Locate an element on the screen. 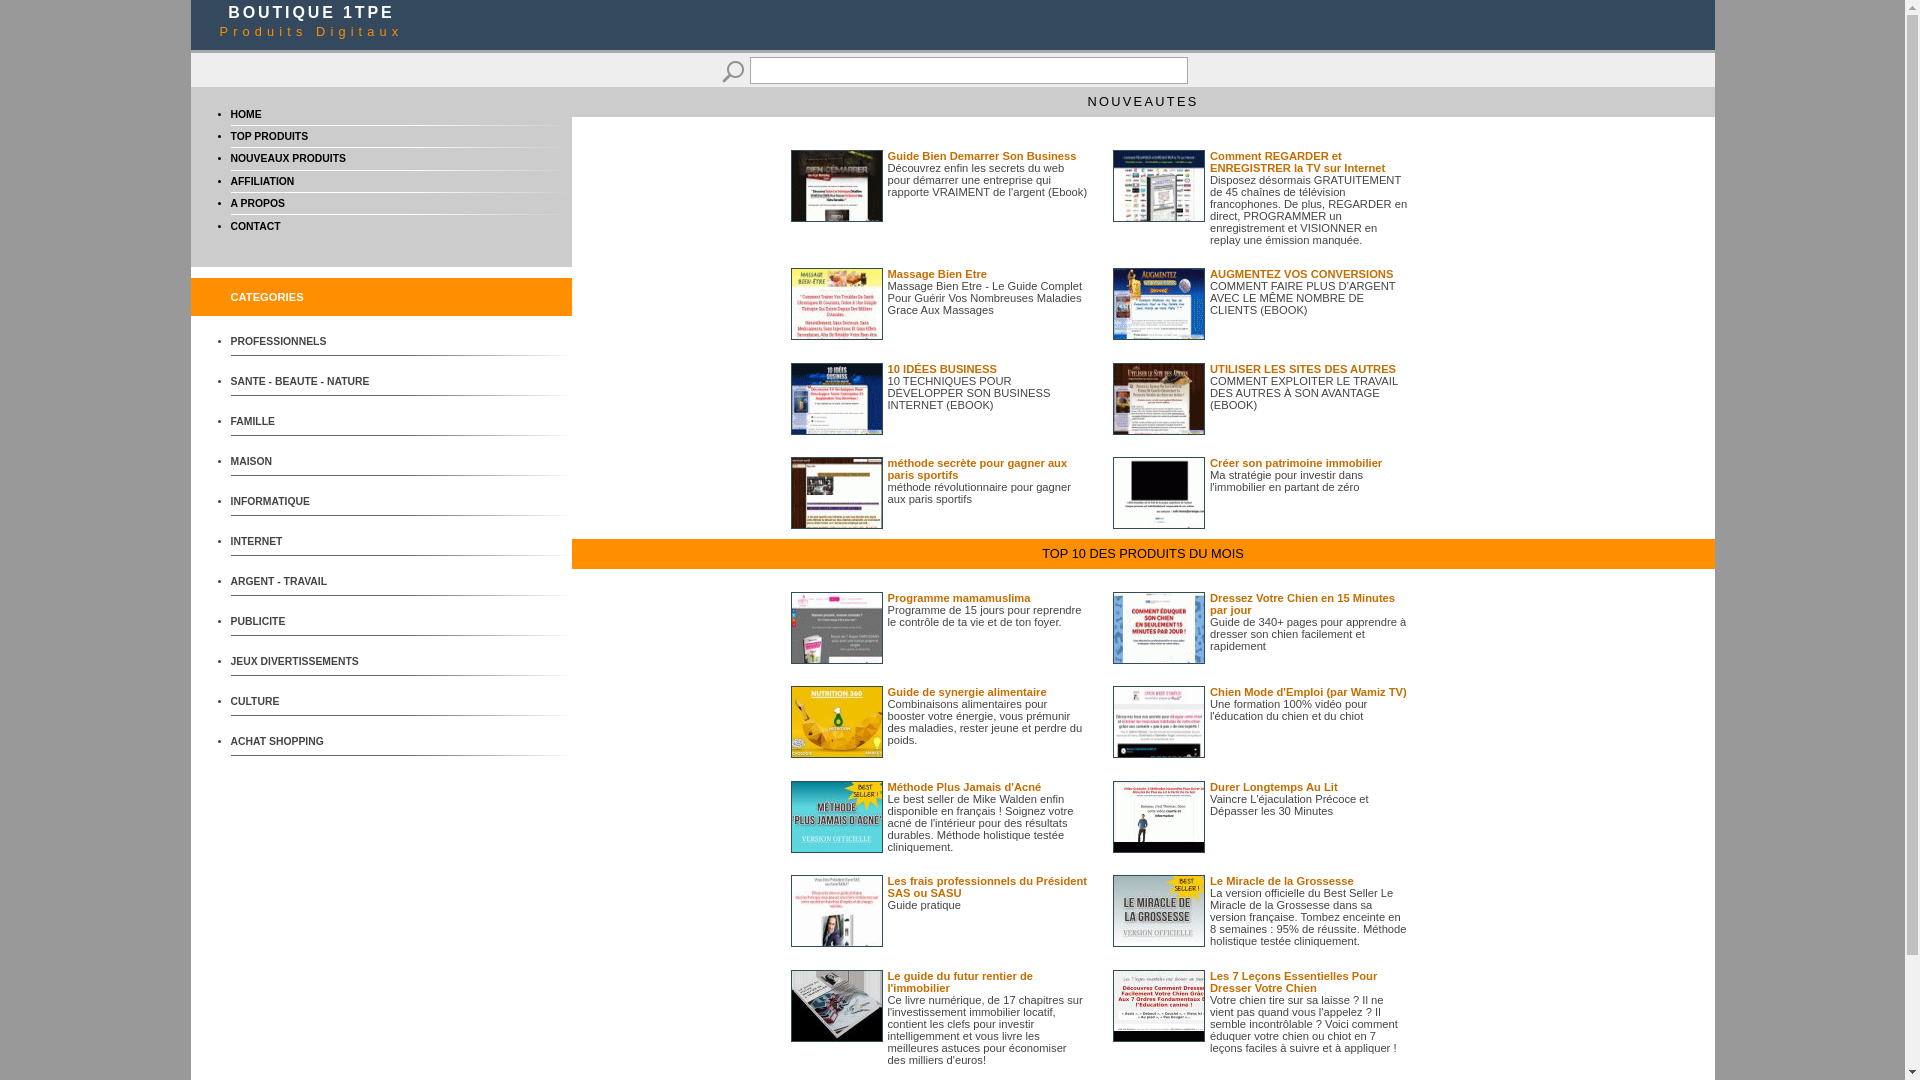 This screenshot has height=1080, width=1920. 'Guide de synergie alimentaire' is located at coordinates (967, 690).